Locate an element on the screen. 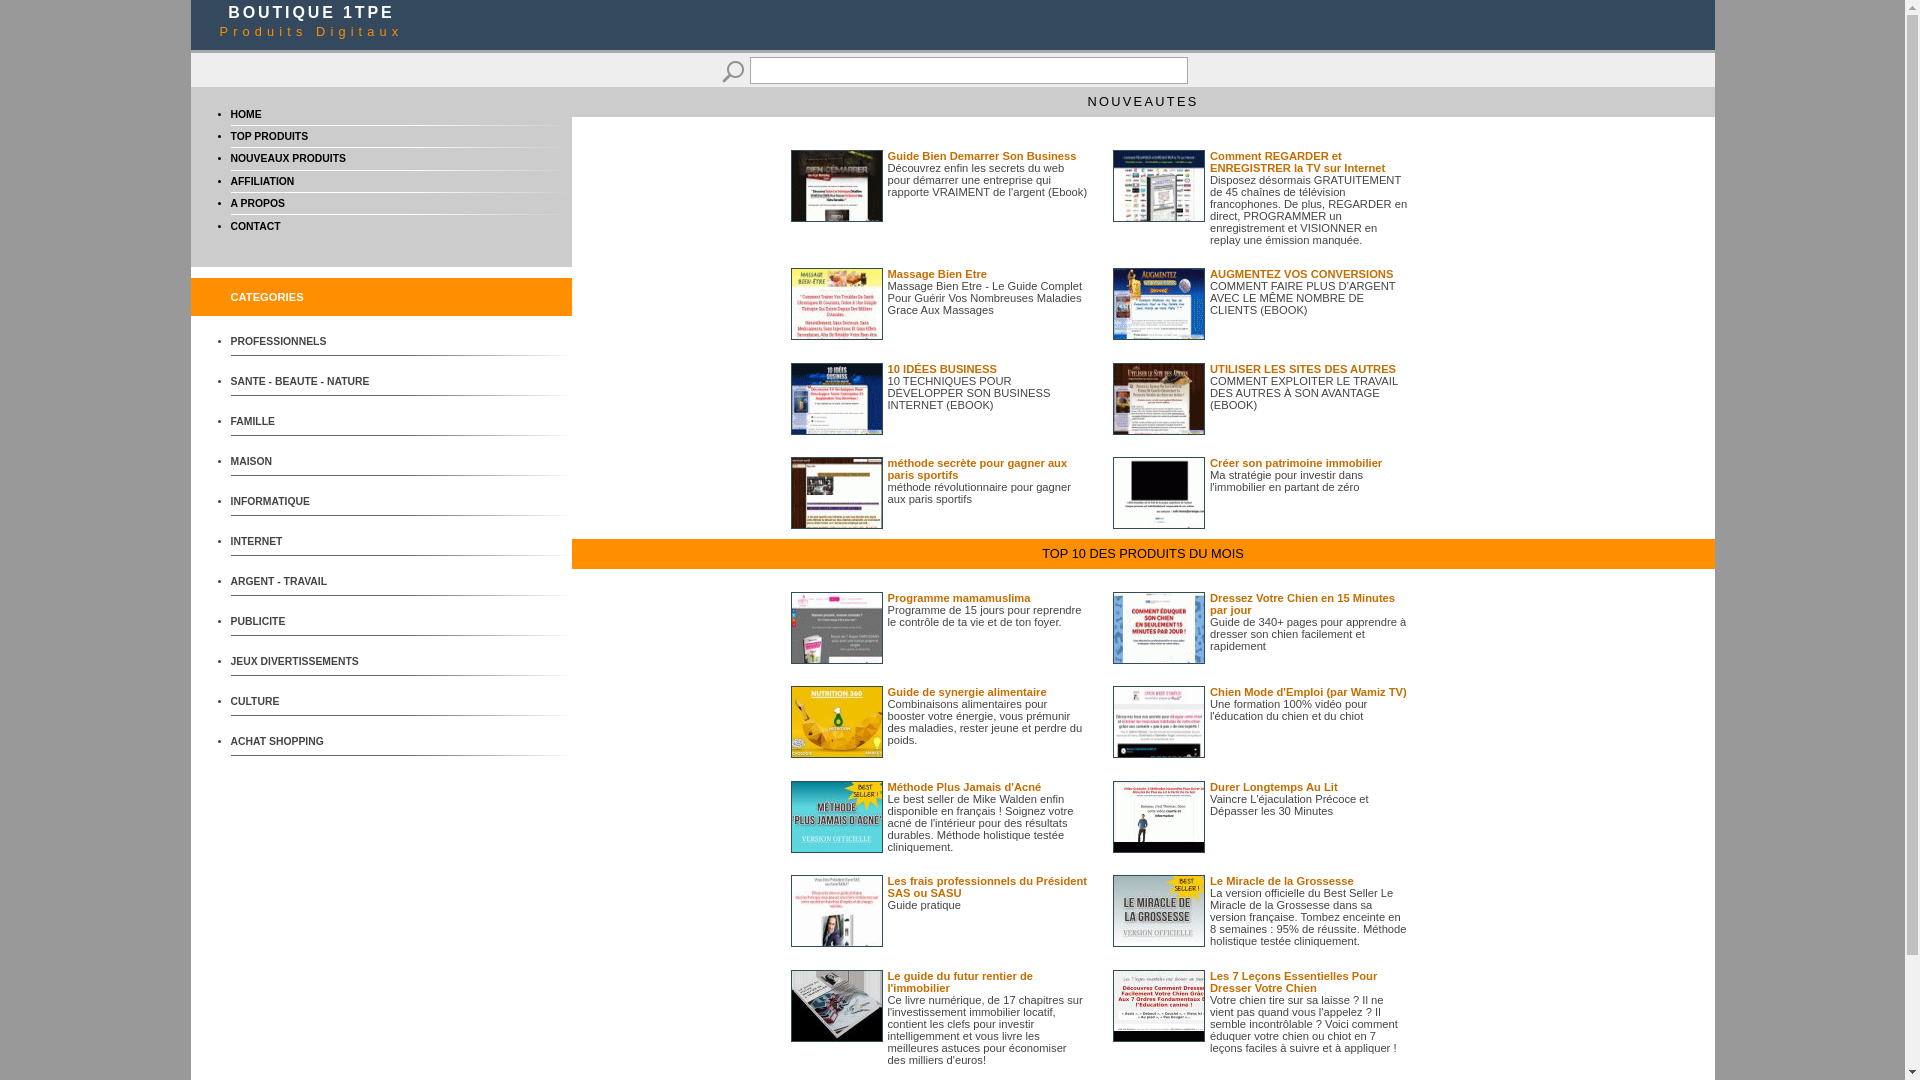 This screenshot has height=1080, width=1920. 'Guide de synergie alimentaire' is located at coordinates (967, 690).